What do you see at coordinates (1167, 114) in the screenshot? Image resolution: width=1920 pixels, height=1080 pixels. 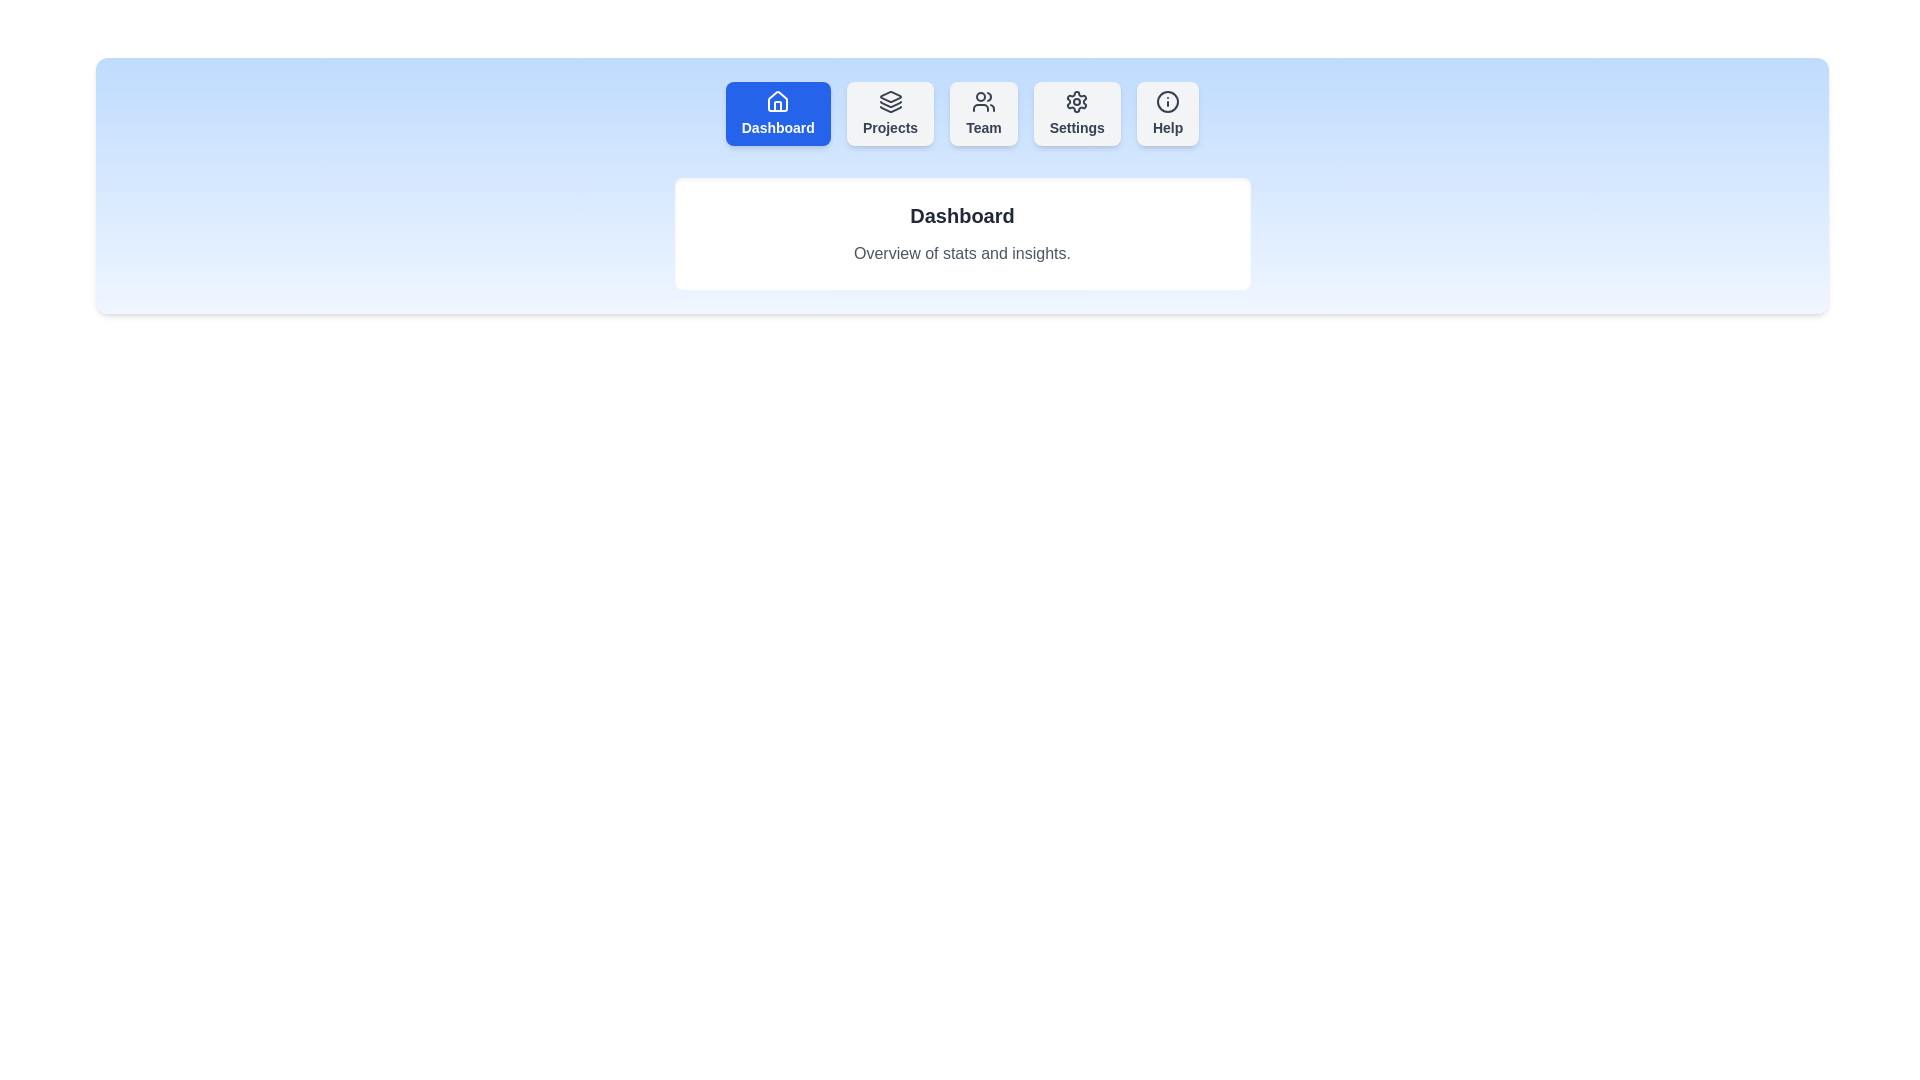 I see `the tab button labeled Help` at bounding box center [1167, 114].